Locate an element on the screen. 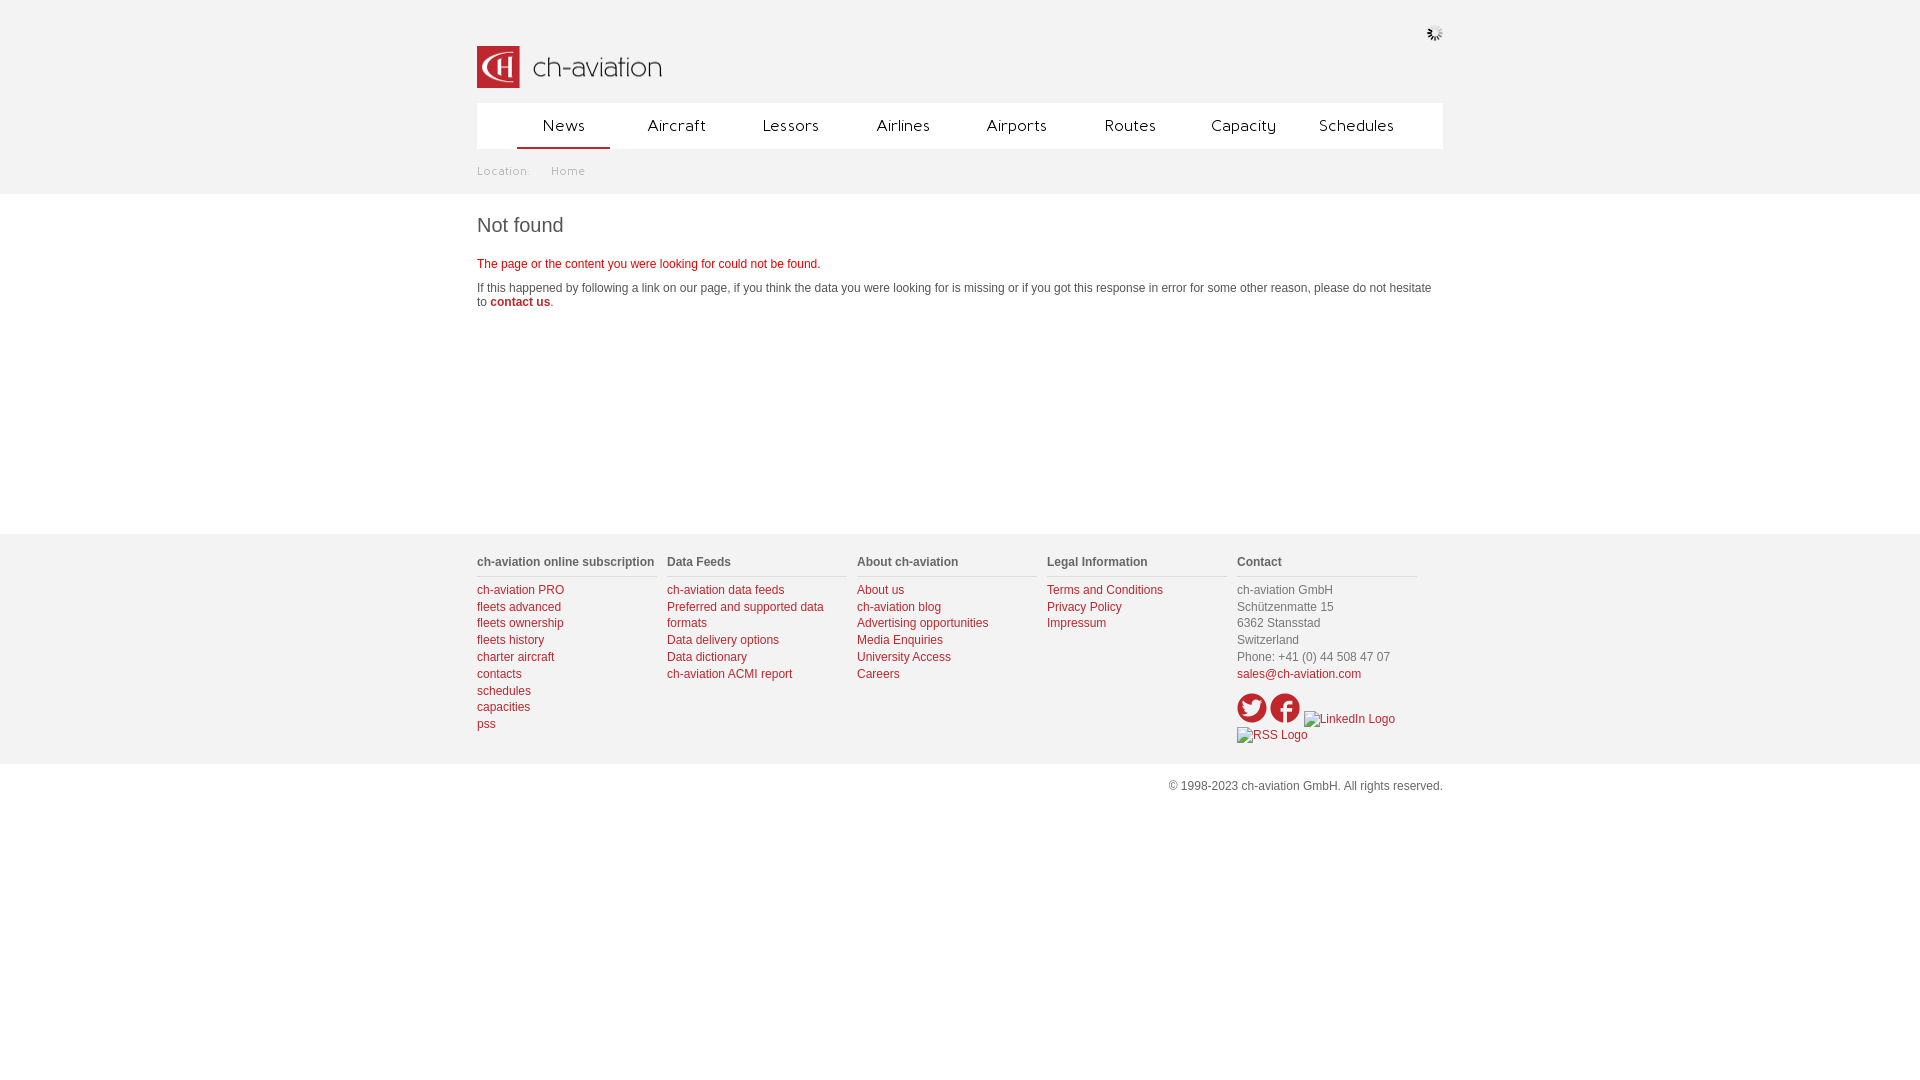 The height and width of the screenshot is (1080, 1920). 'contact us' is located at coordinates (489, 301).